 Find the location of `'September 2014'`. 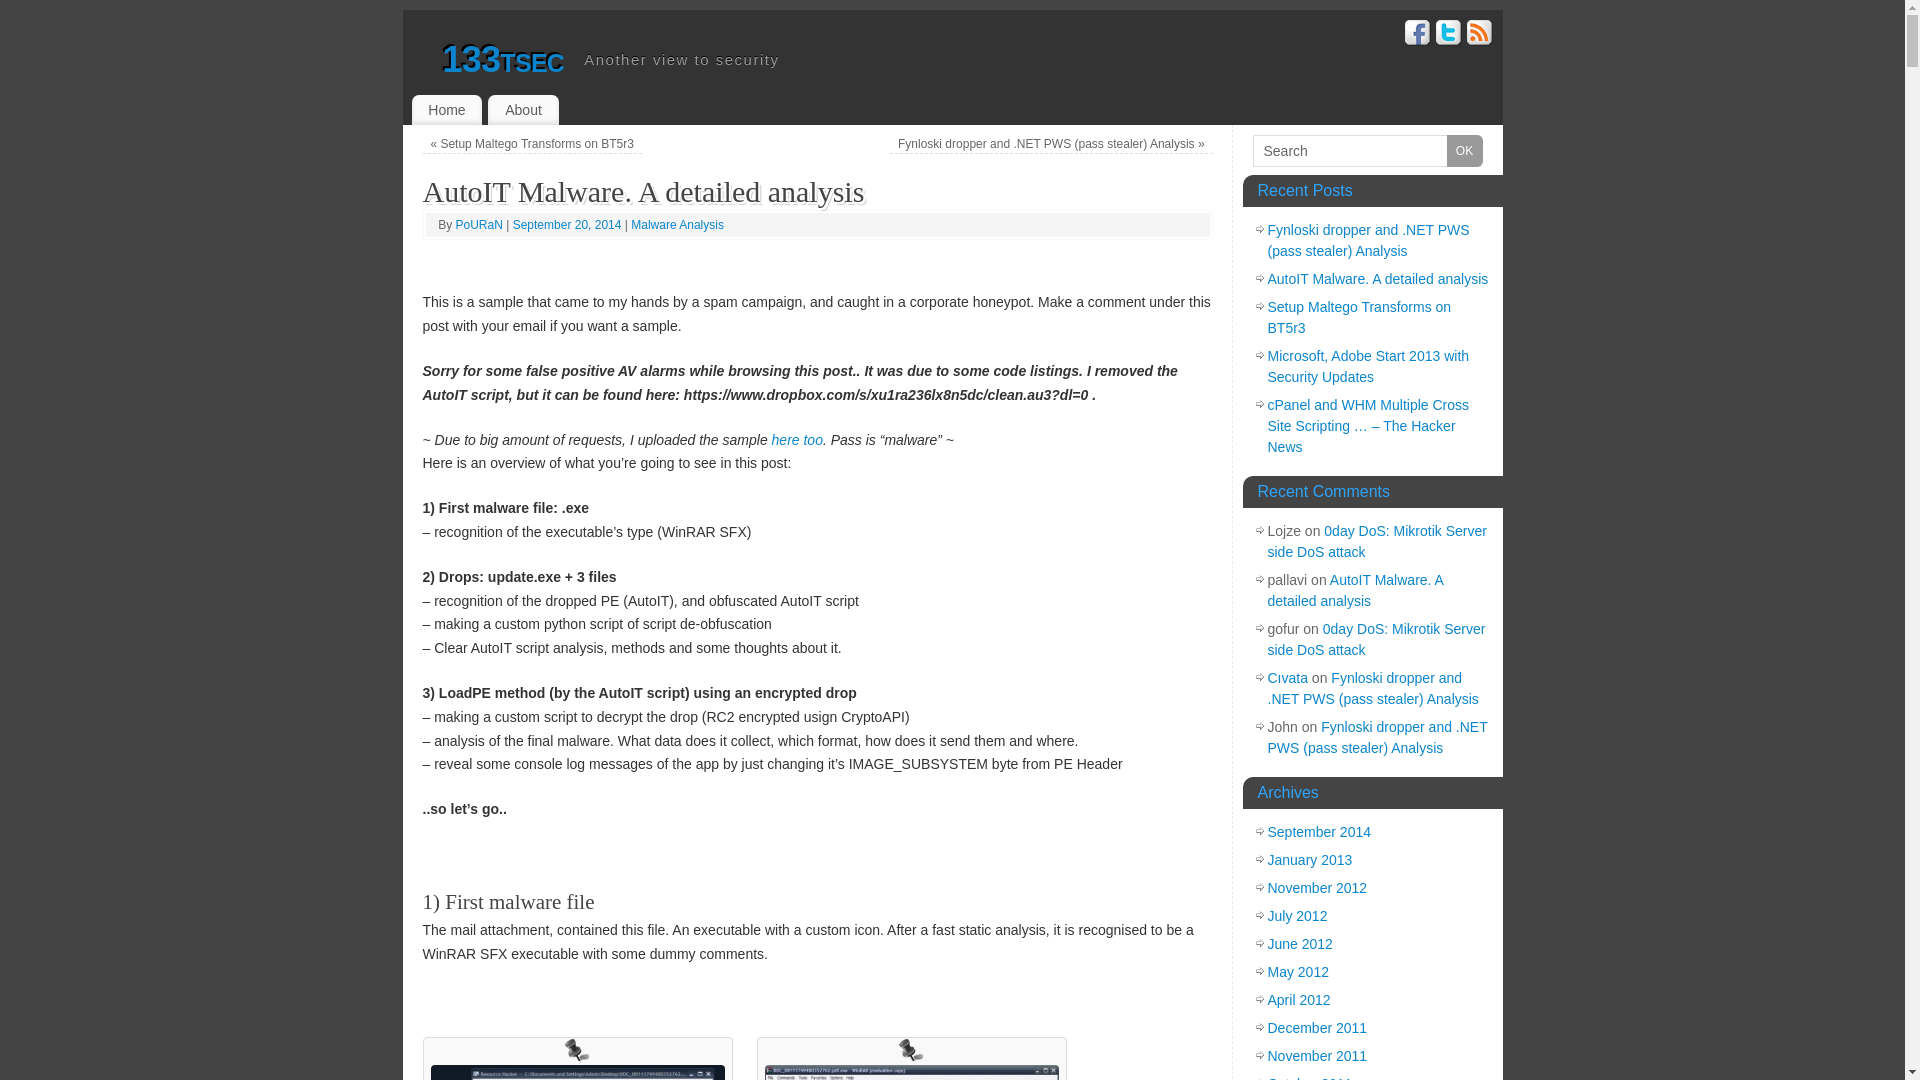

'September 2014' is located at coordinates (1320, 832).